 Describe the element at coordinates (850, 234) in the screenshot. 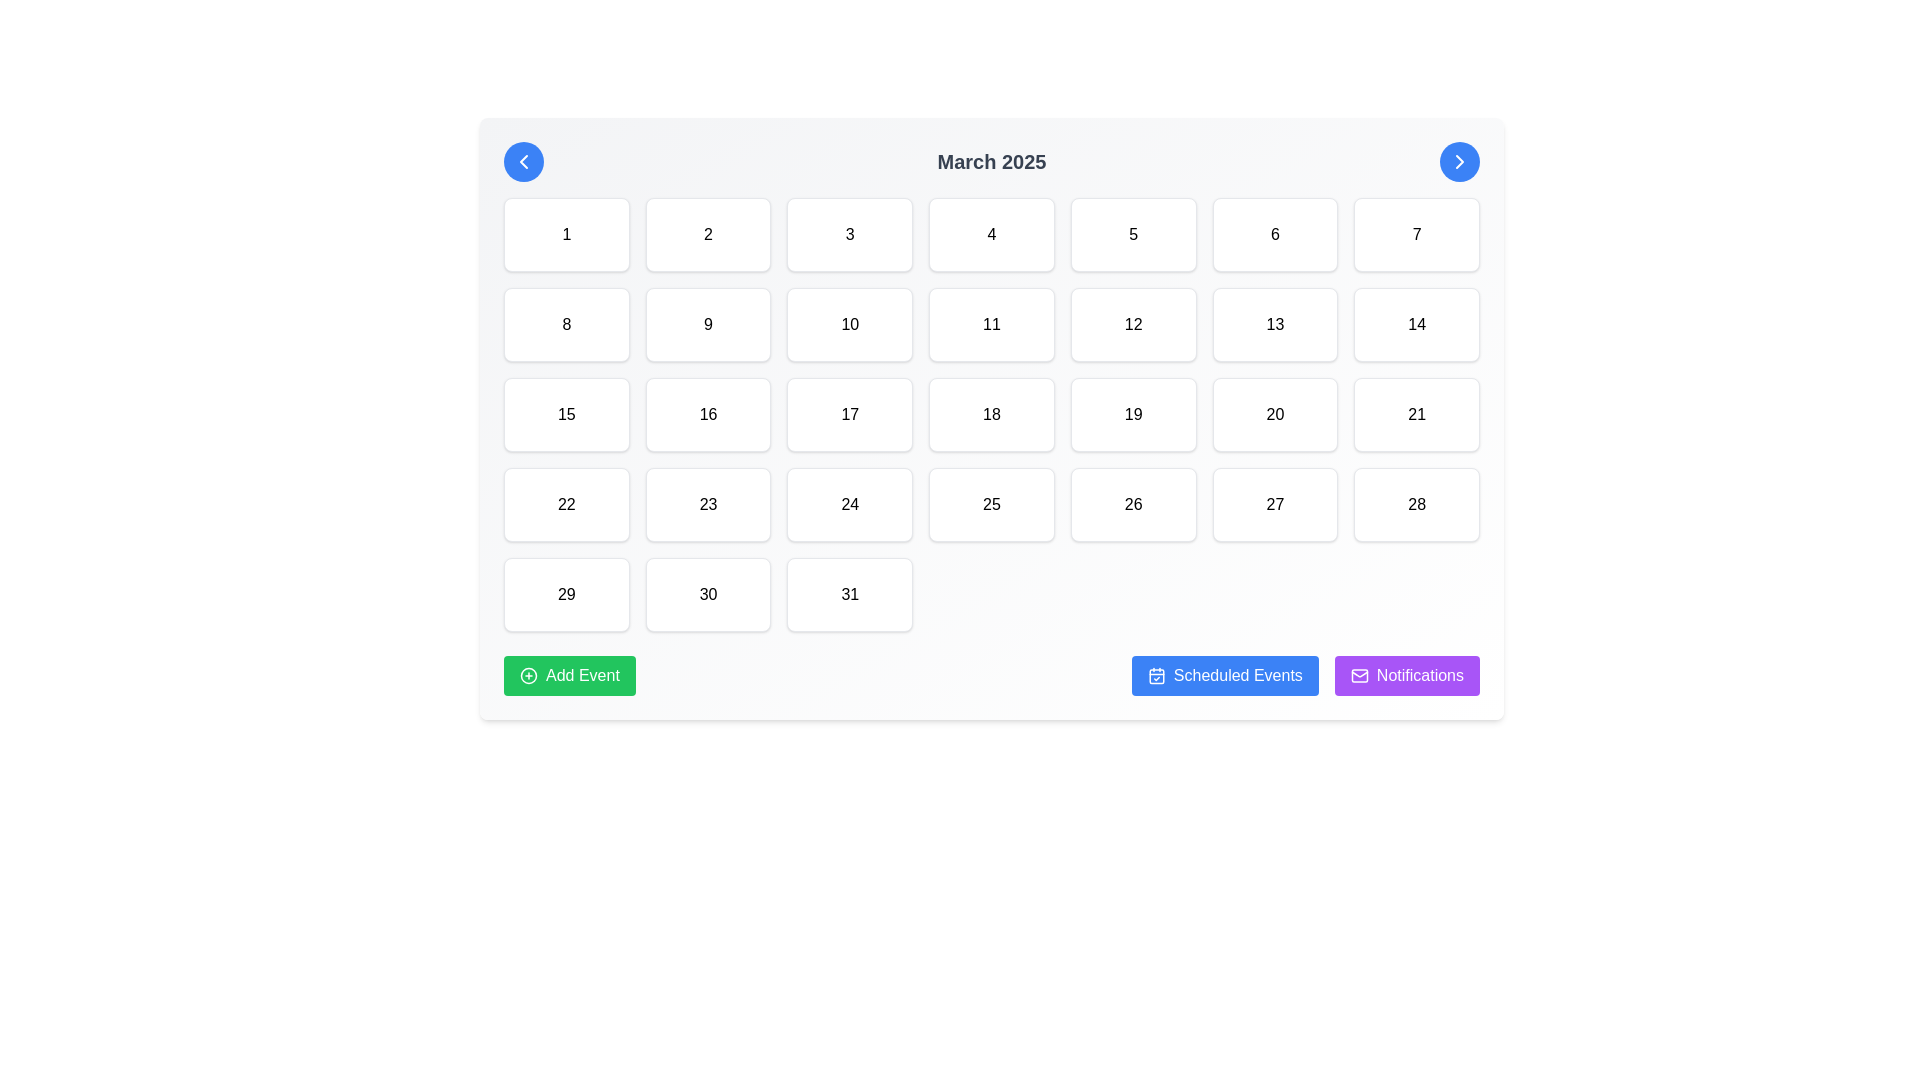

I see `the calendar day block displaying the number '3', which is the third element in the first row of the grid` at that location.